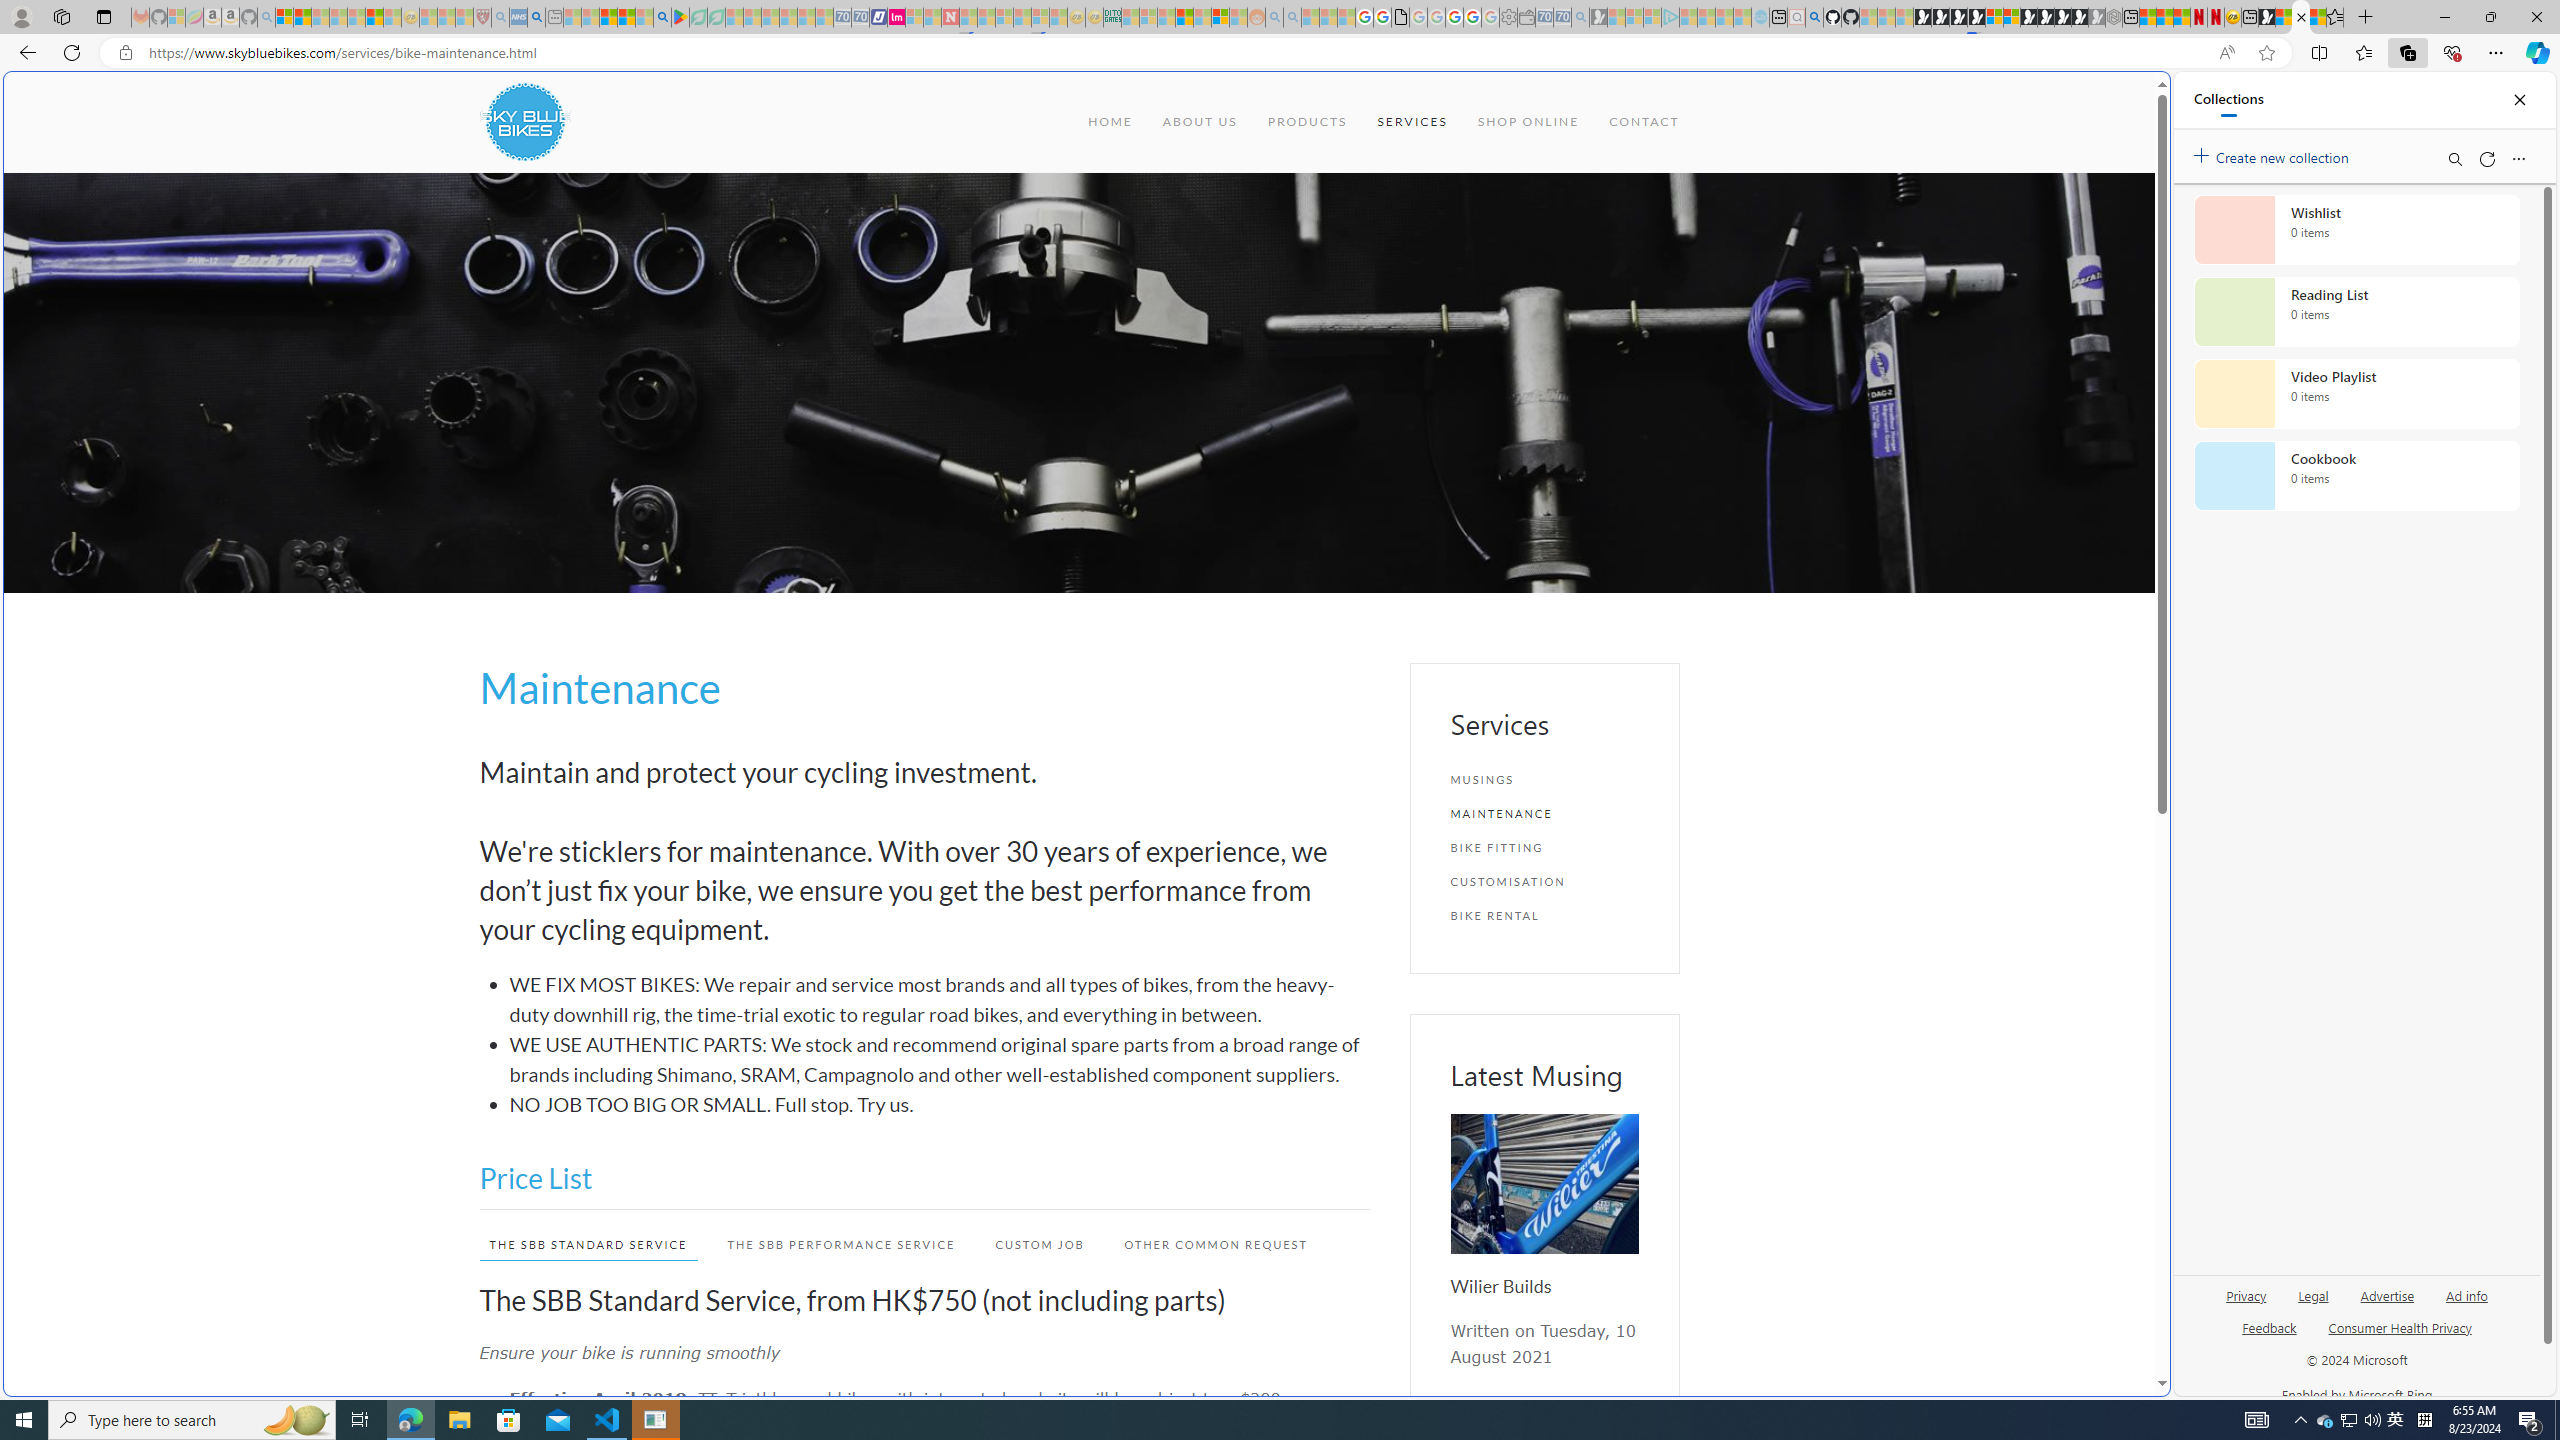 Image resolution: width=2560 pixels, height=1440 pixels. I want to click on 'Cheap Car Rentals - Save70.com - Sleeping', so click(1561, 16).